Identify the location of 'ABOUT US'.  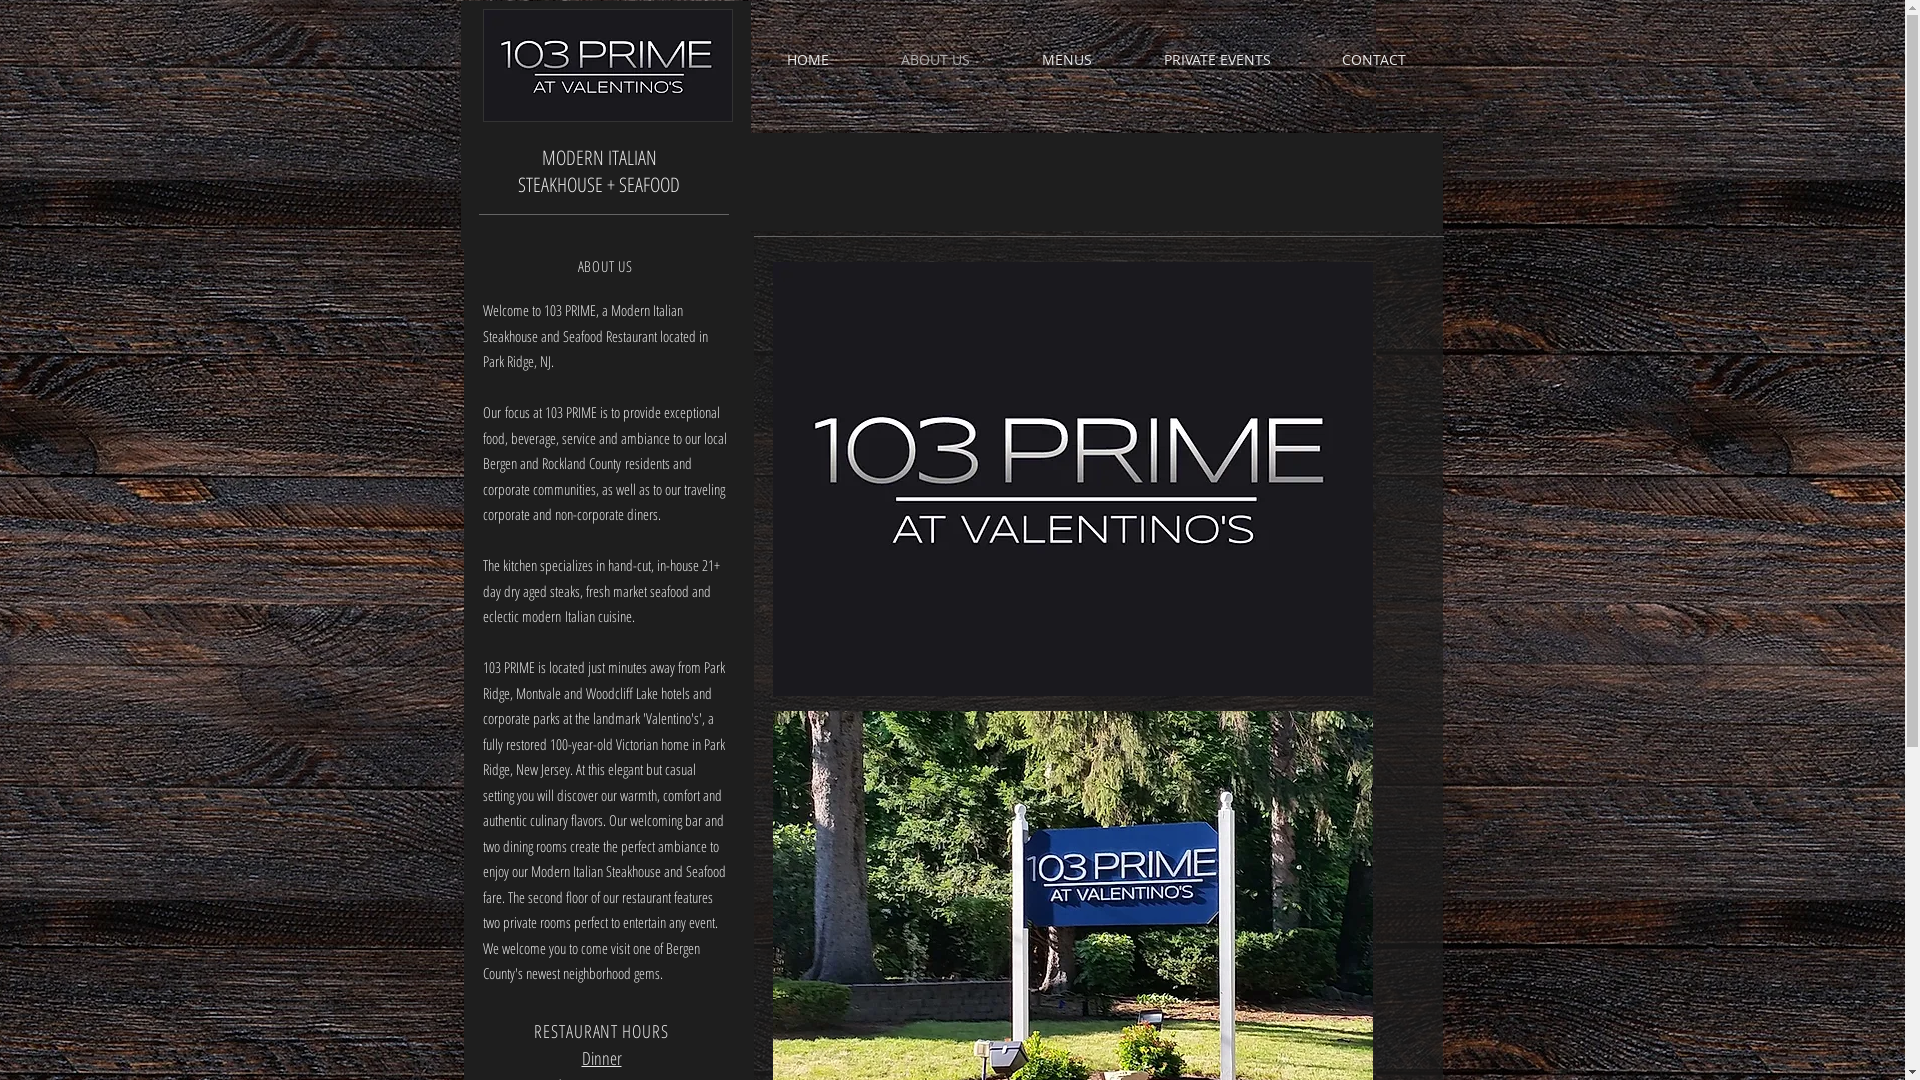
(864, 59).